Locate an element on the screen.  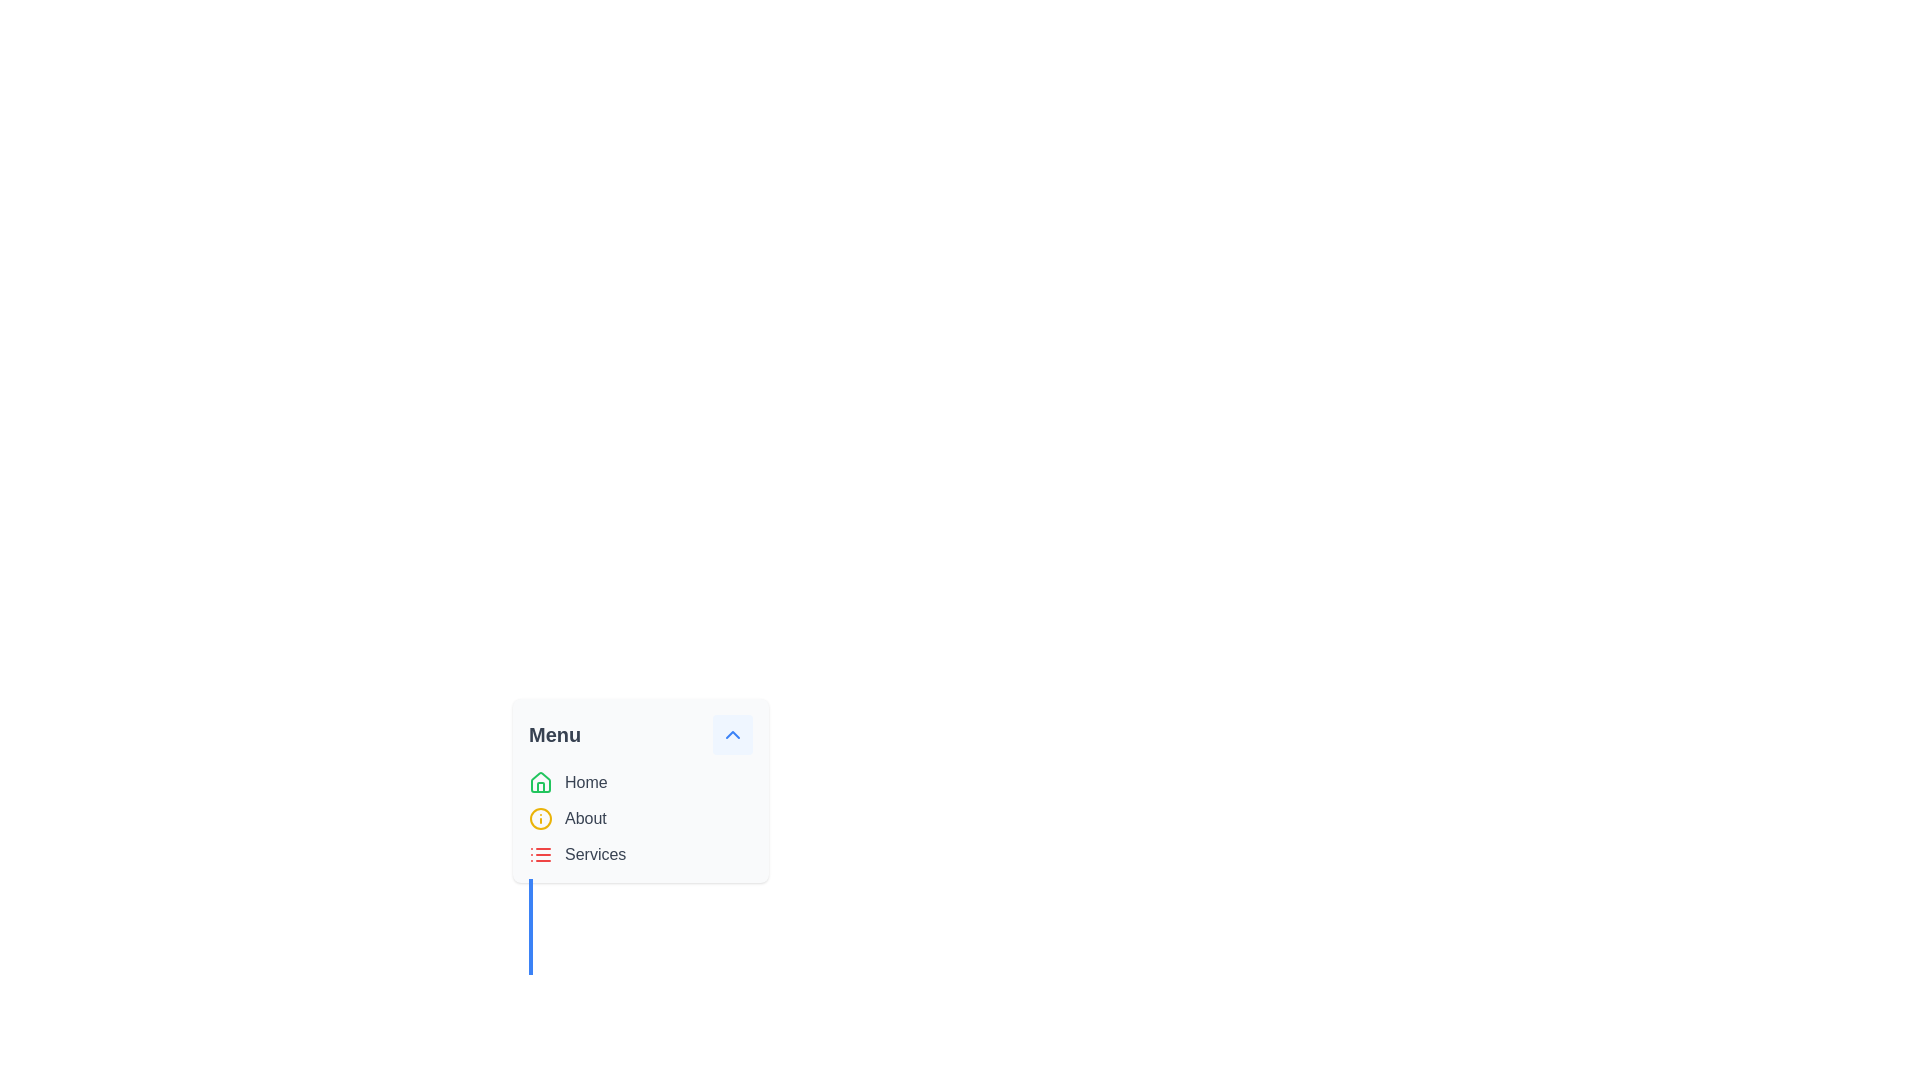
the 'Menu' static text label, which is prominently displayed in bold and large gray font, serving as a title for the dropdown menu items is located at coordinates (555, 735).